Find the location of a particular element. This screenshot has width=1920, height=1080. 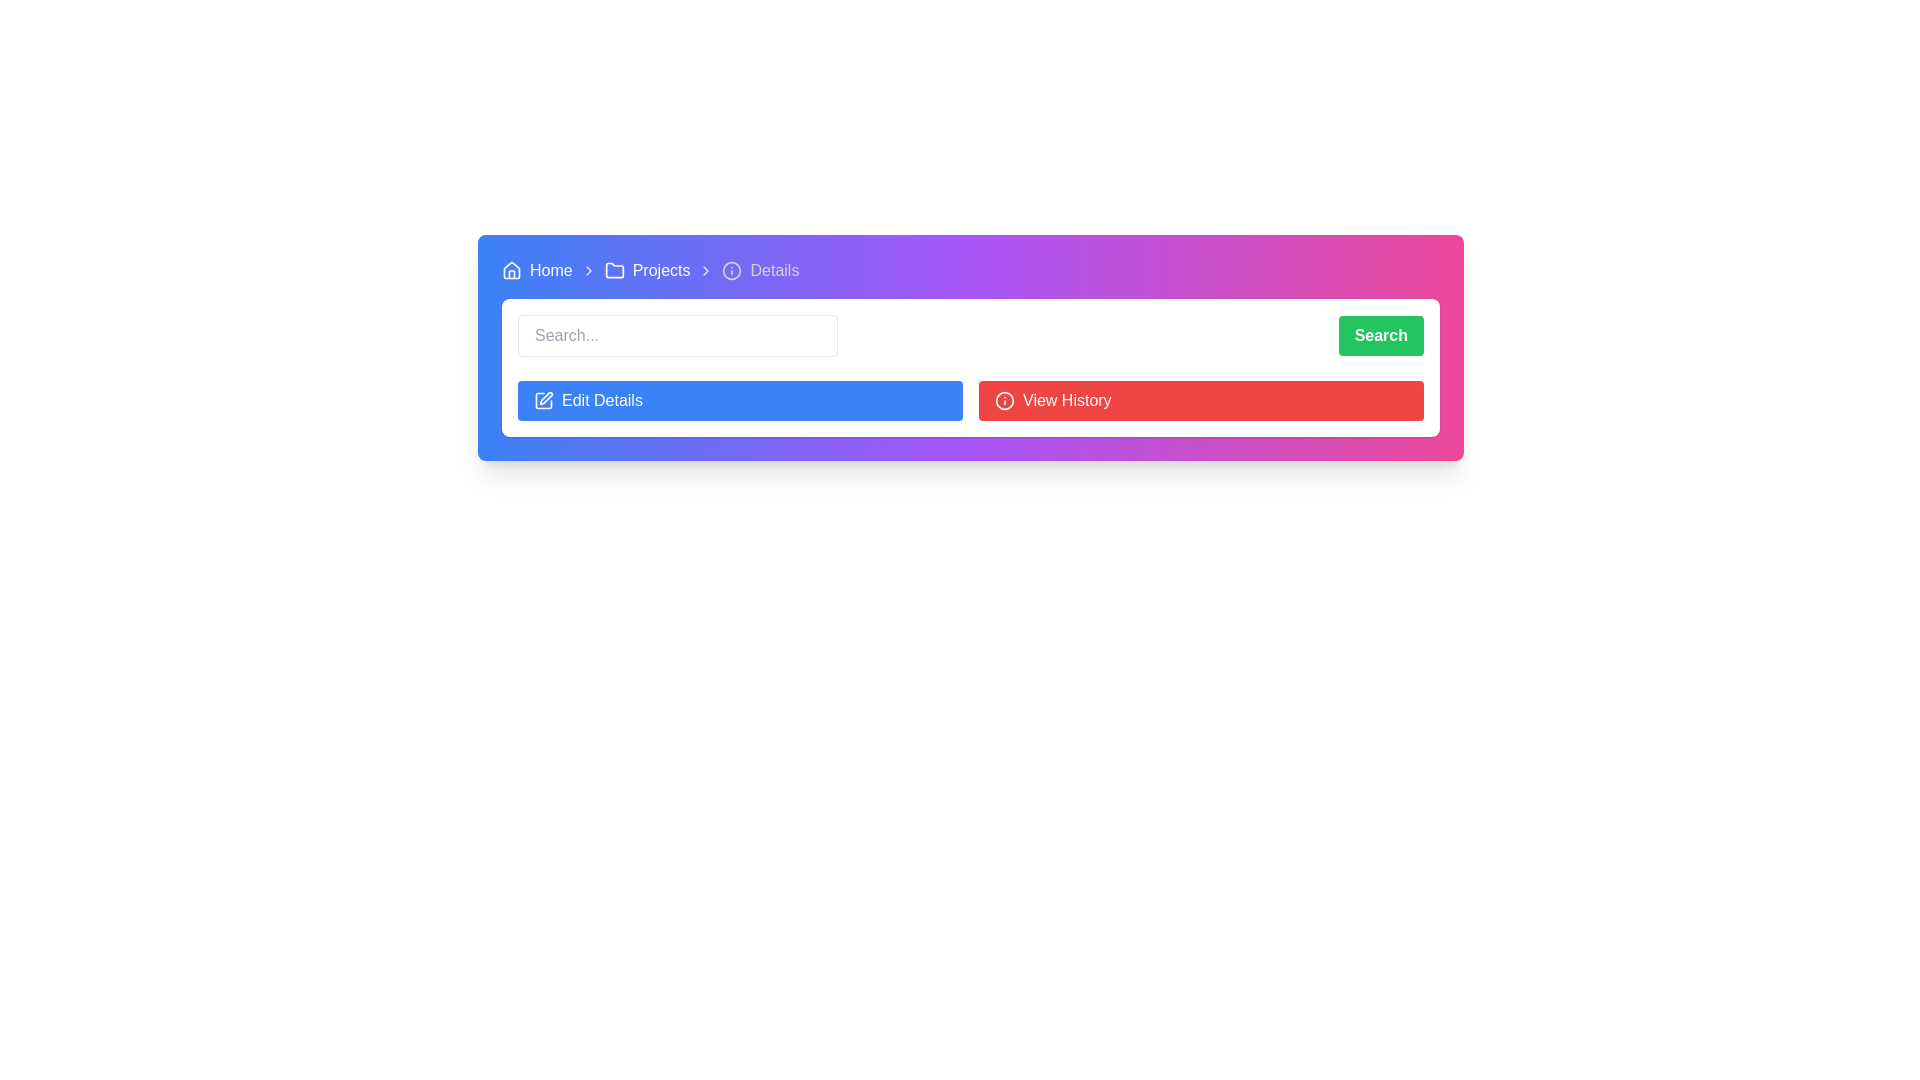

the 'Home' text label in the breadcrumb navigation bar located at the top-left corner of the interface is located at coordinates (537, 270).